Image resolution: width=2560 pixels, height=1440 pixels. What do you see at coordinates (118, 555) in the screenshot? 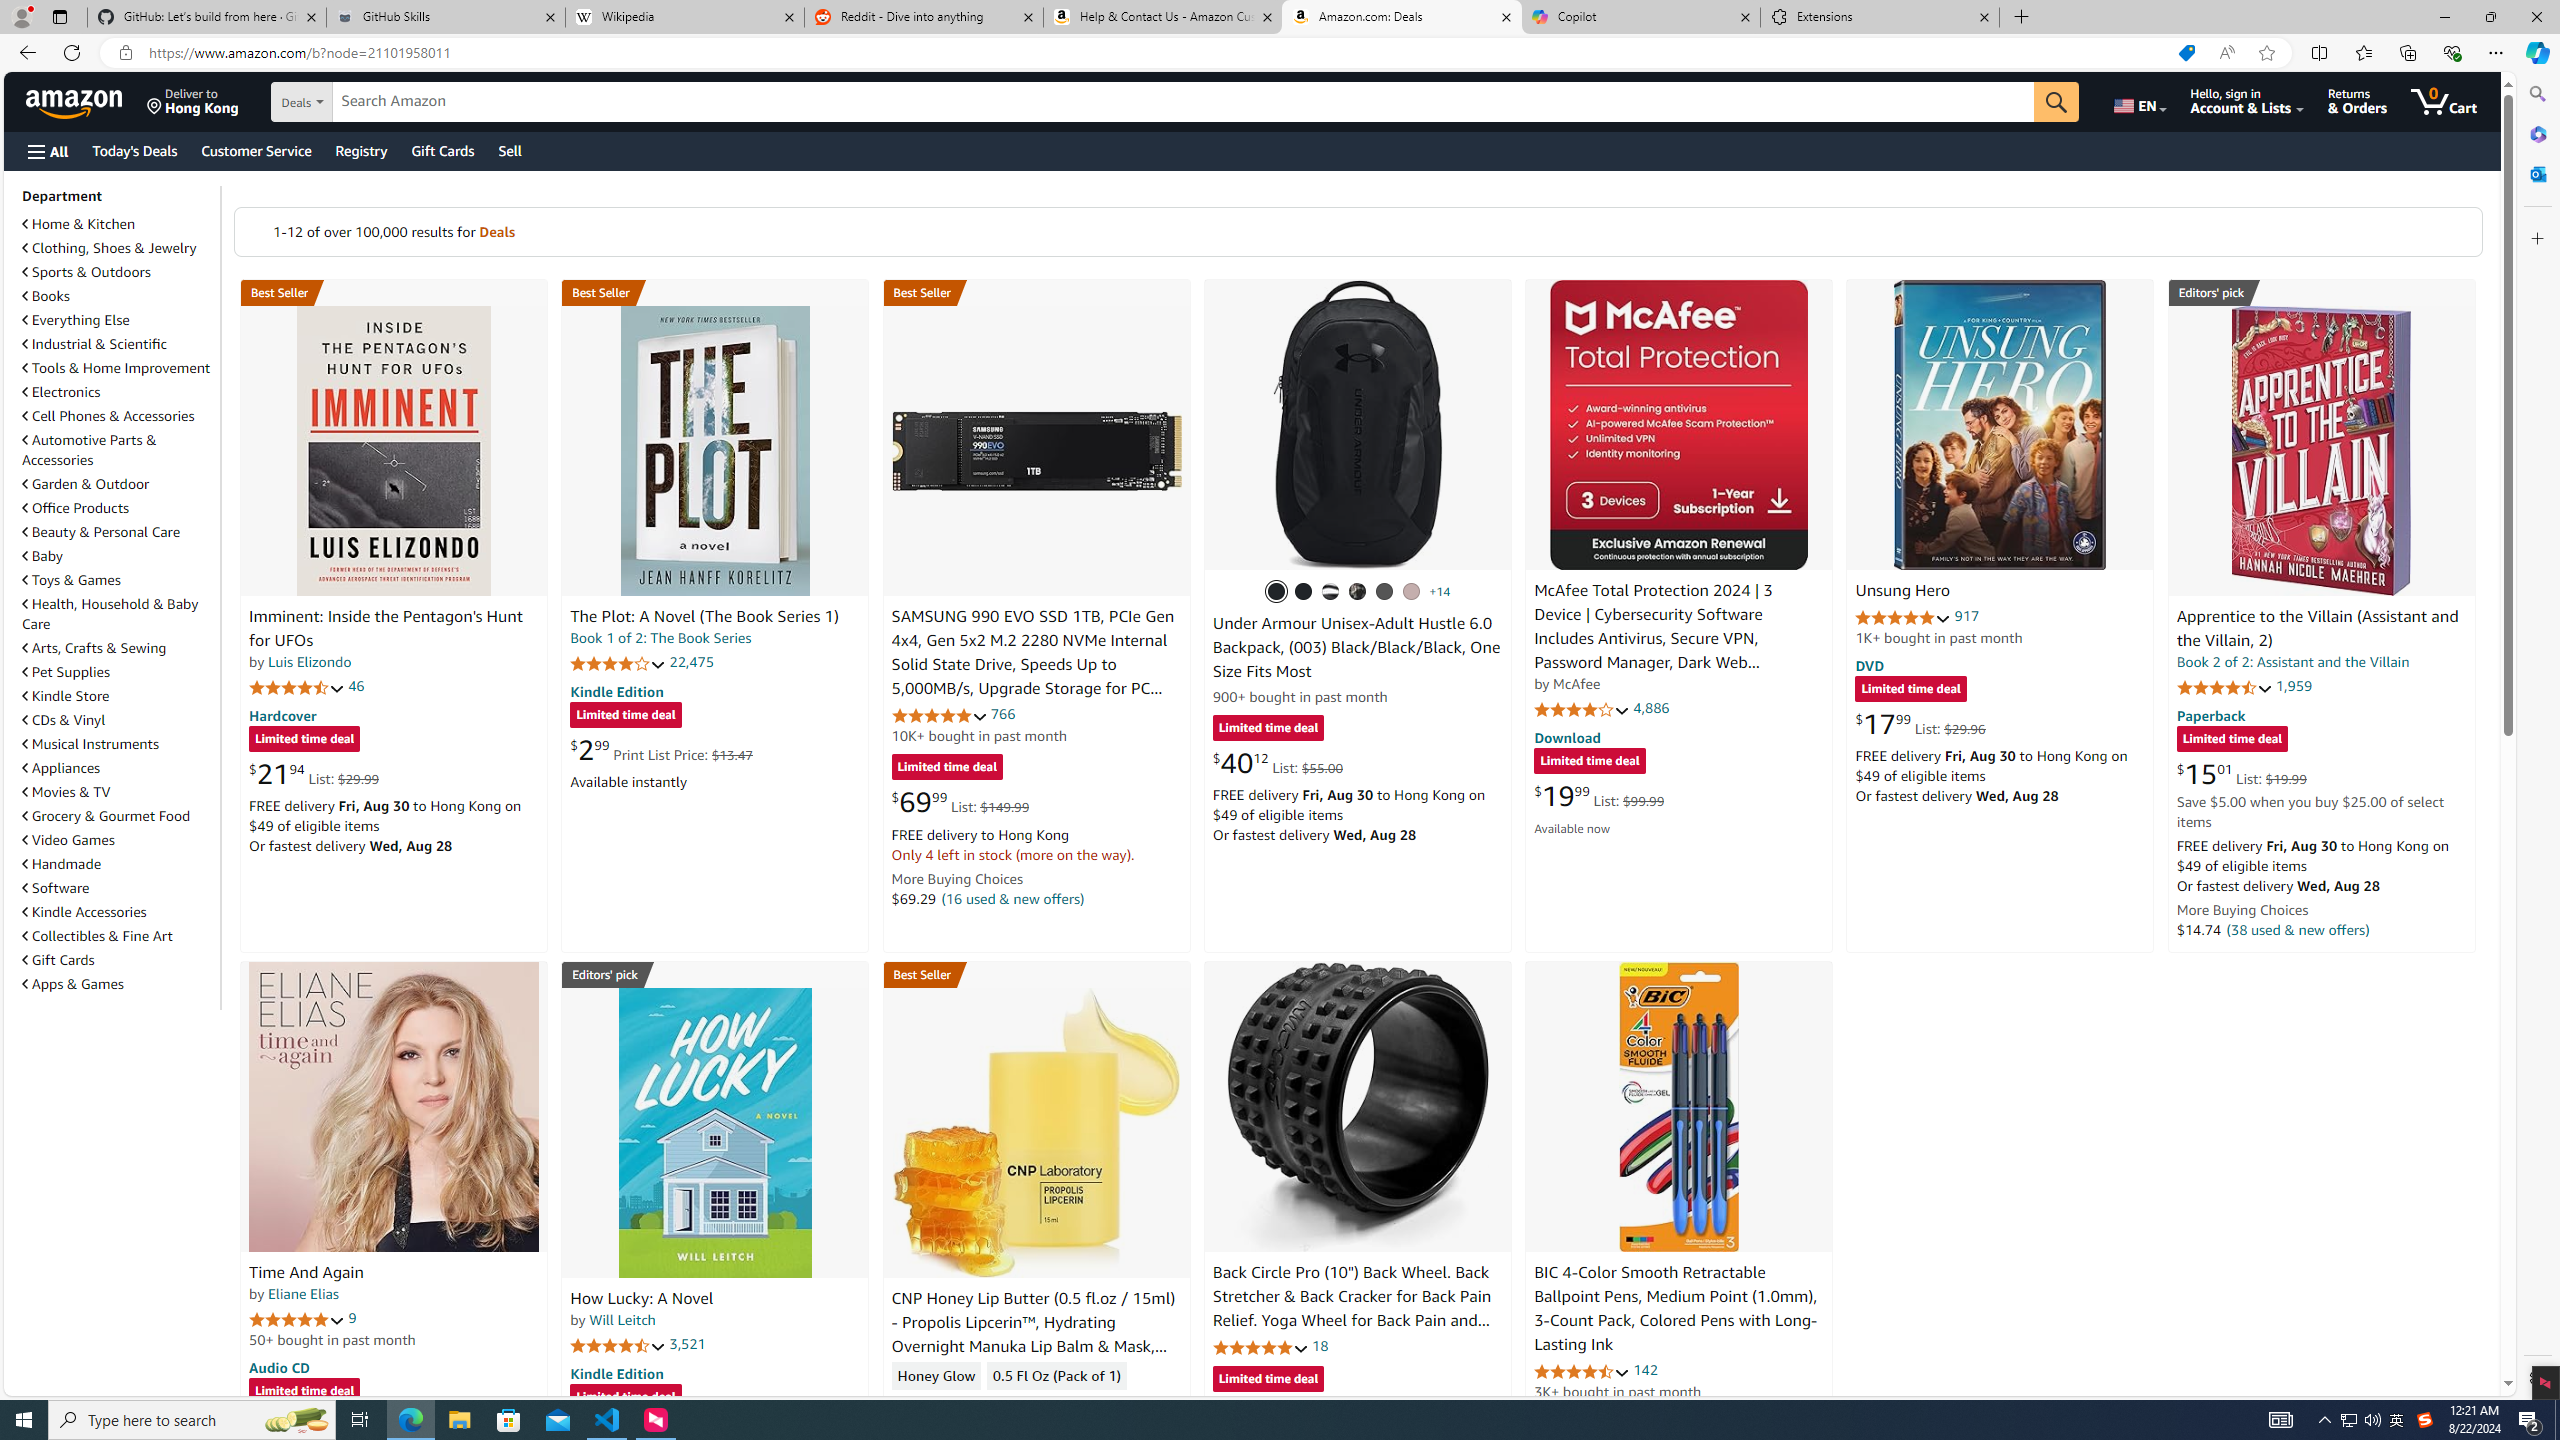
I see `'Baby'` at bounding box center [118, 555].